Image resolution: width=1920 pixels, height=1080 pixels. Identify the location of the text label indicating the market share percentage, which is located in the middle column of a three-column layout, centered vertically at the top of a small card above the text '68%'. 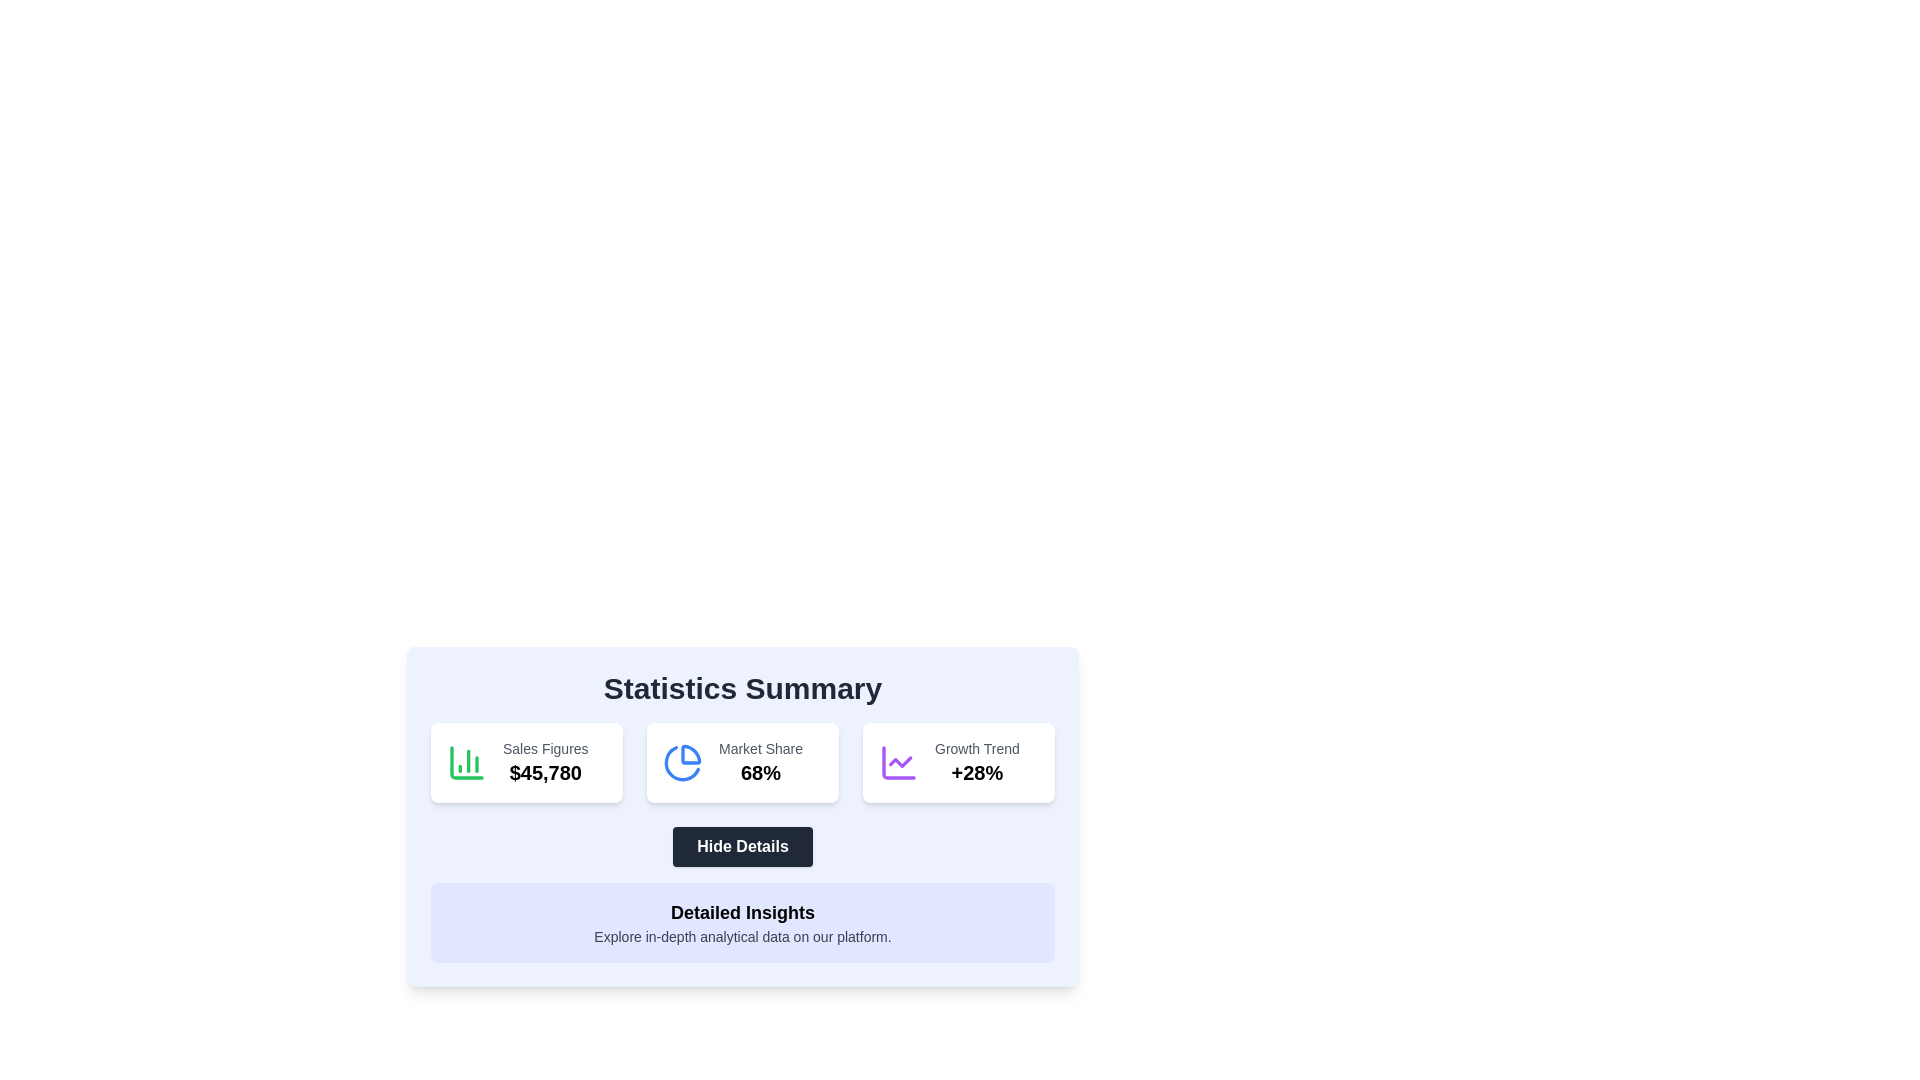
(760, 748).